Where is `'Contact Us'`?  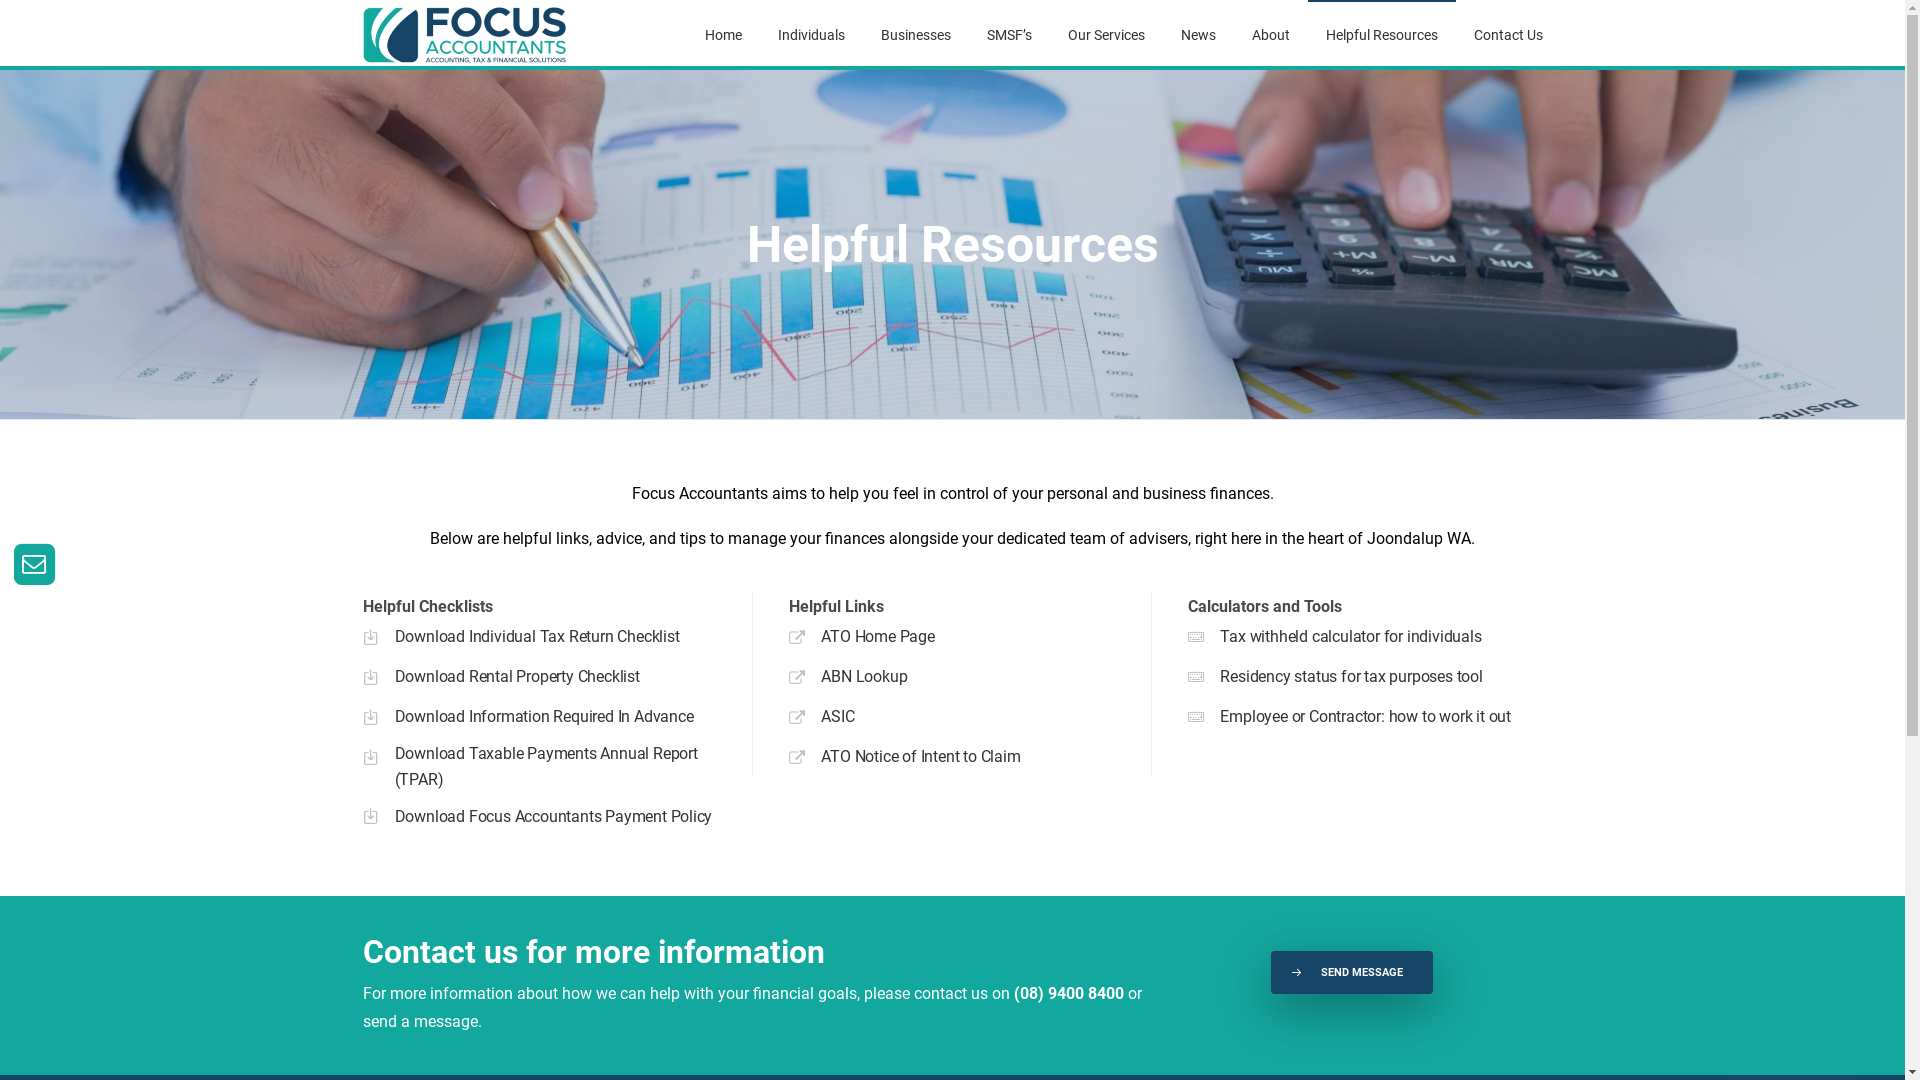 'Contact Us' is located at coordinates (1508, 34).